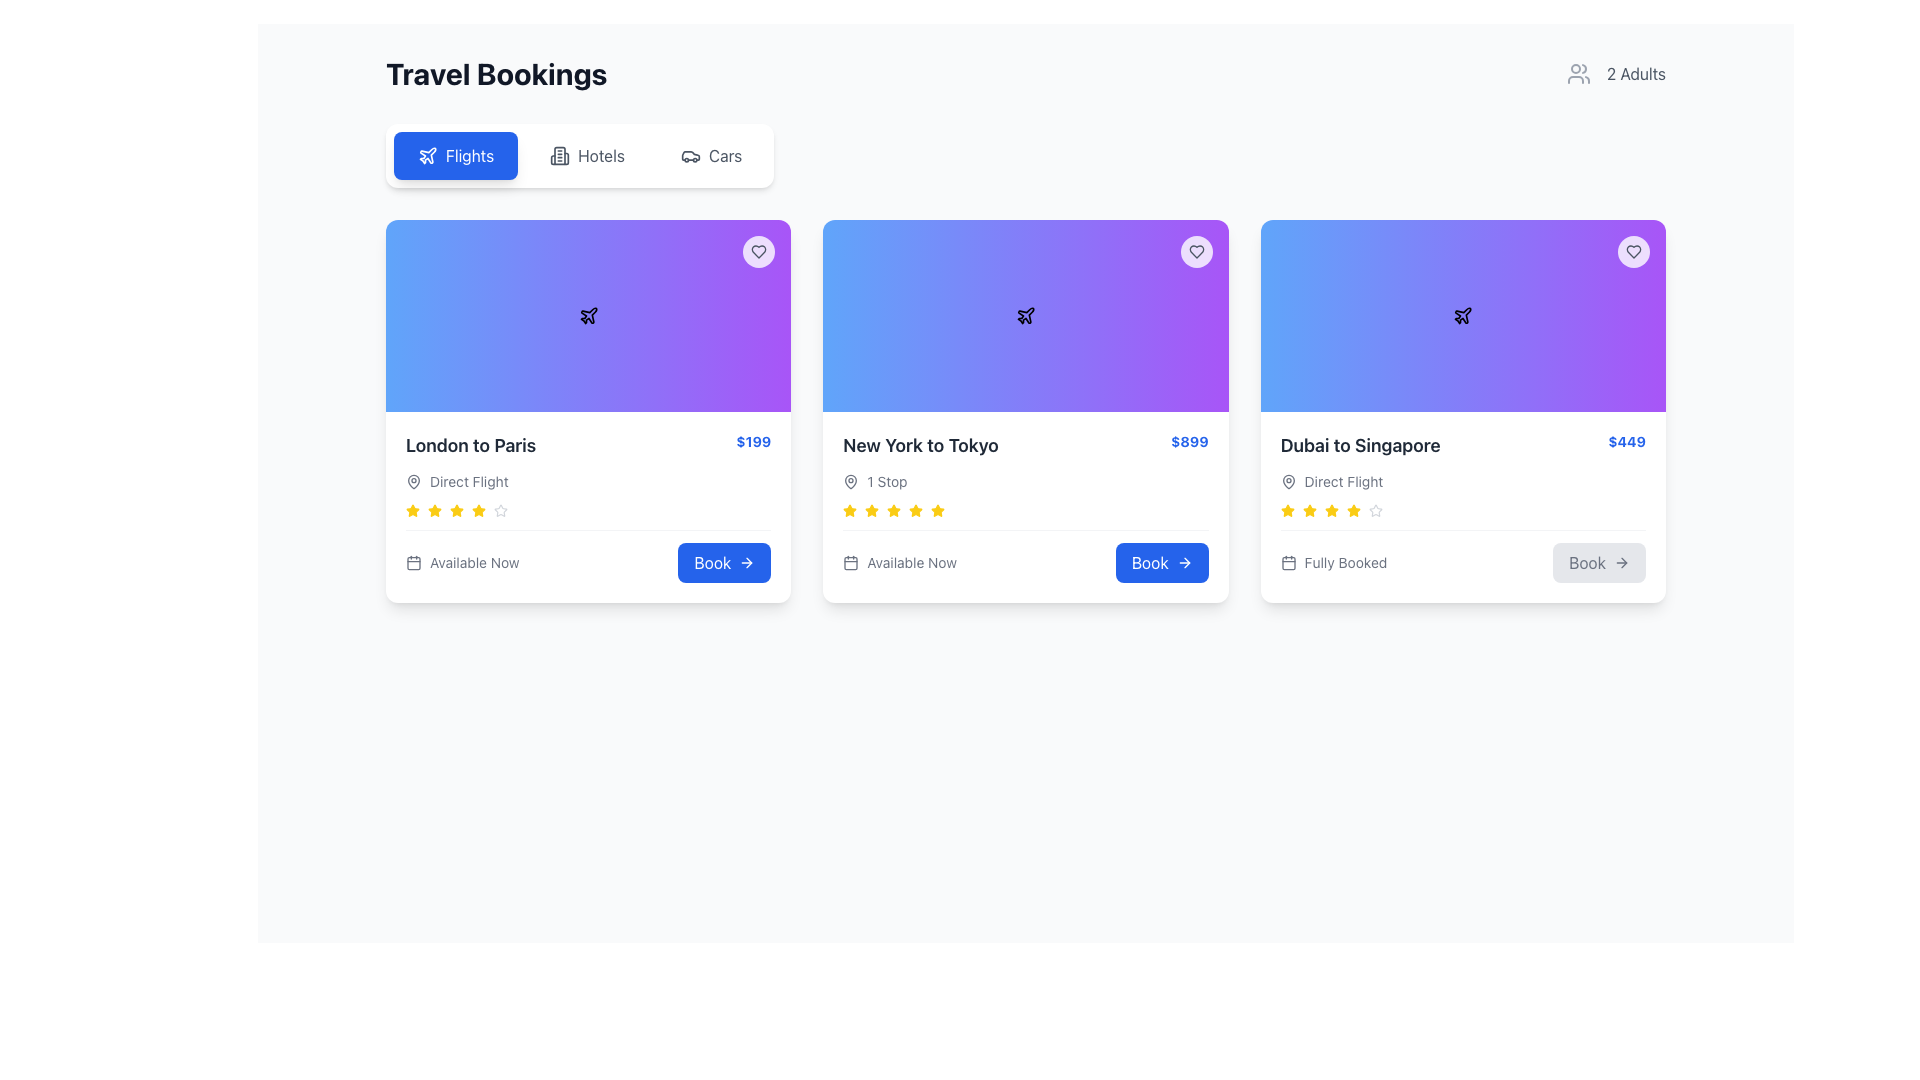 This screenshot has height=1080, width=1920. I want to click on the text label displaying '$899' in blue, bold typography, which is located on the right side of the 'New York to Tokyo' card, slightly above the horizontal center, adjacent to the title text and above the 'Book' button, so click(1189, 441).